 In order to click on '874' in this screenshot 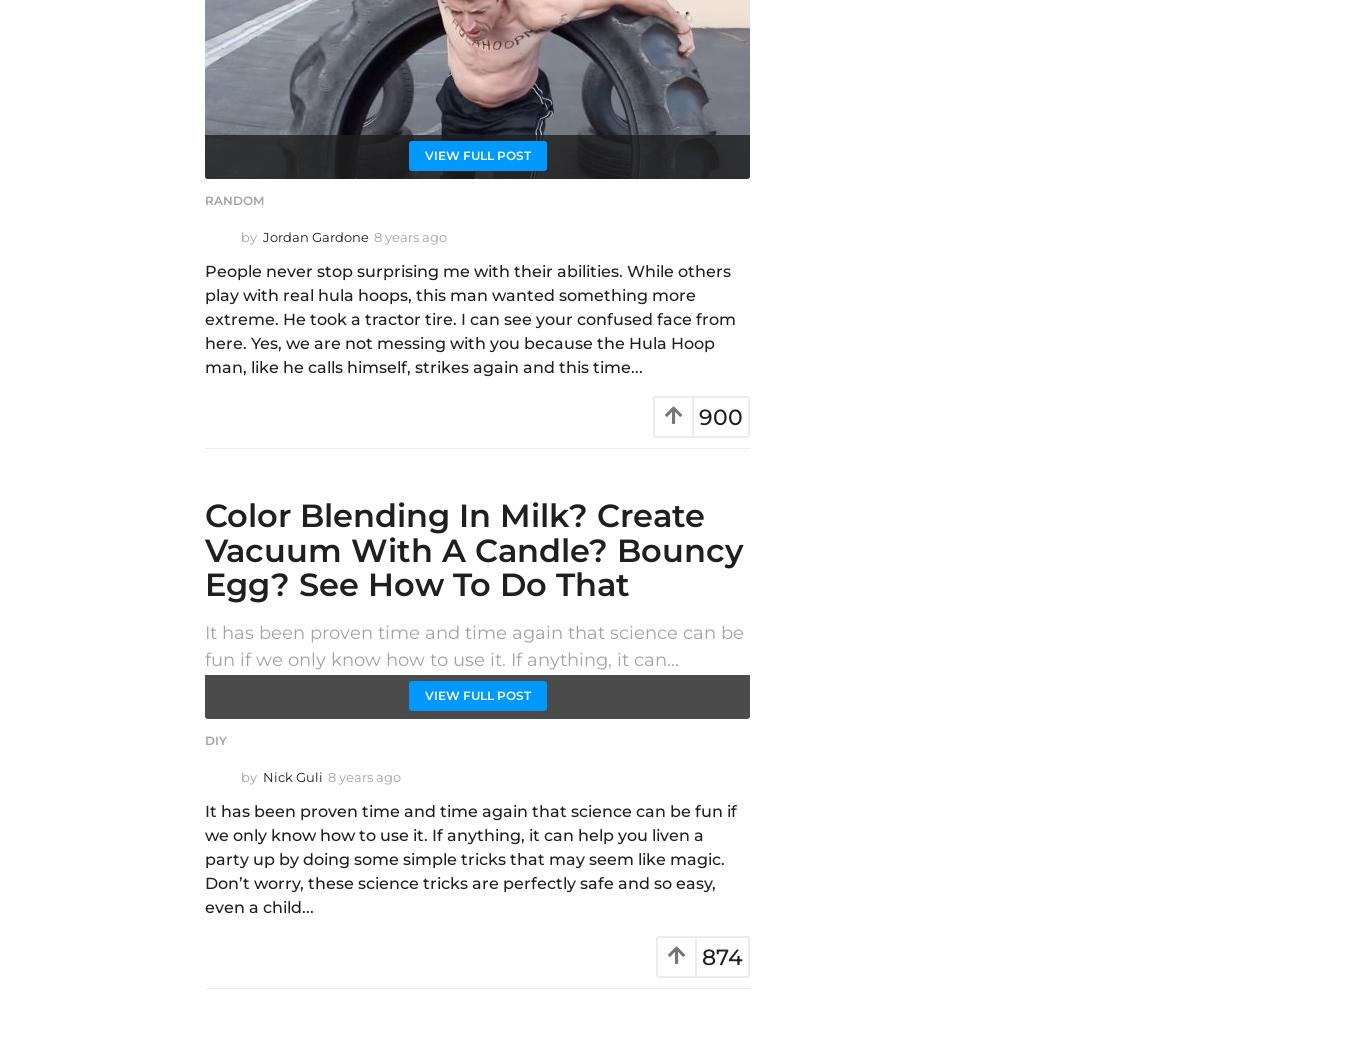, I will do `click(721, 956)`.